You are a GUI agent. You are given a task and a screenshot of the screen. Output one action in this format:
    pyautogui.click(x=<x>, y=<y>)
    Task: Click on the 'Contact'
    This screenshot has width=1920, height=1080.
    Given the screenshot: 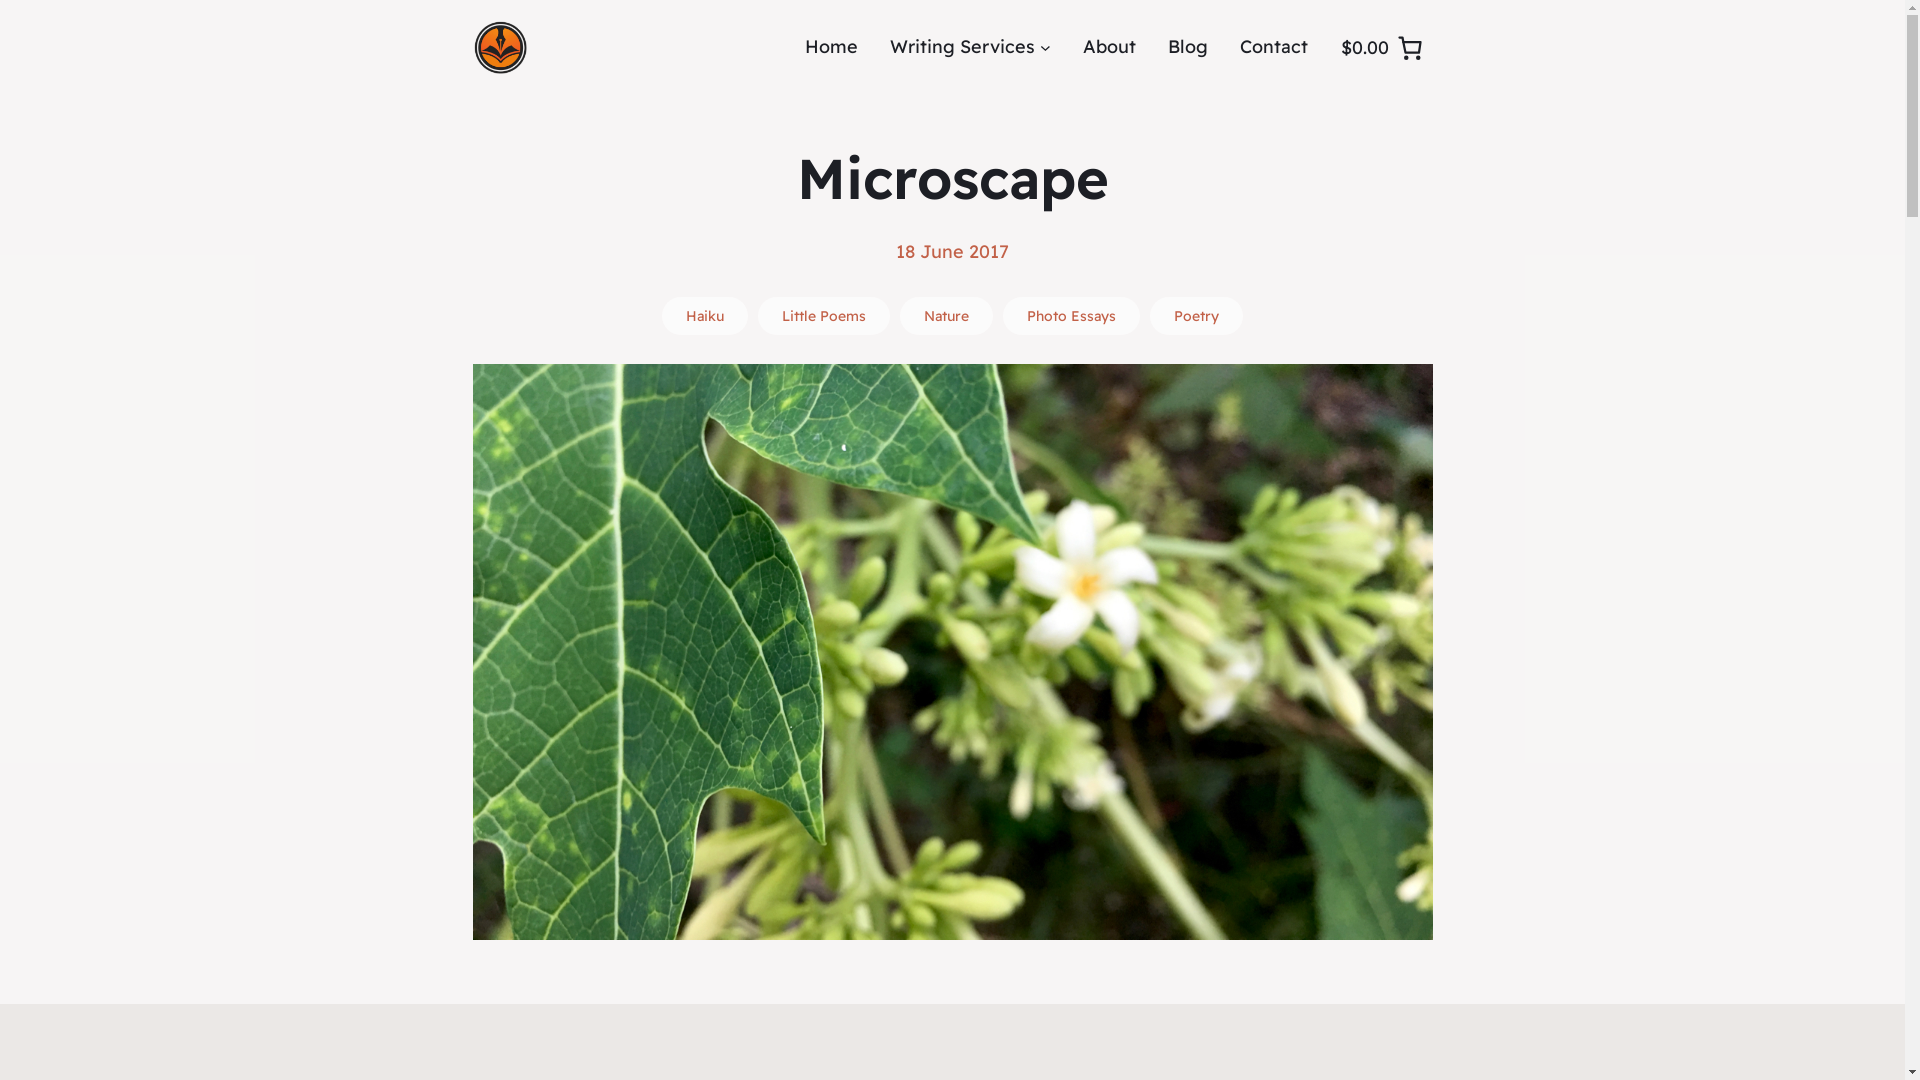 What is the action you would take?
    pyautogui.click(x=1272, y=46)
    